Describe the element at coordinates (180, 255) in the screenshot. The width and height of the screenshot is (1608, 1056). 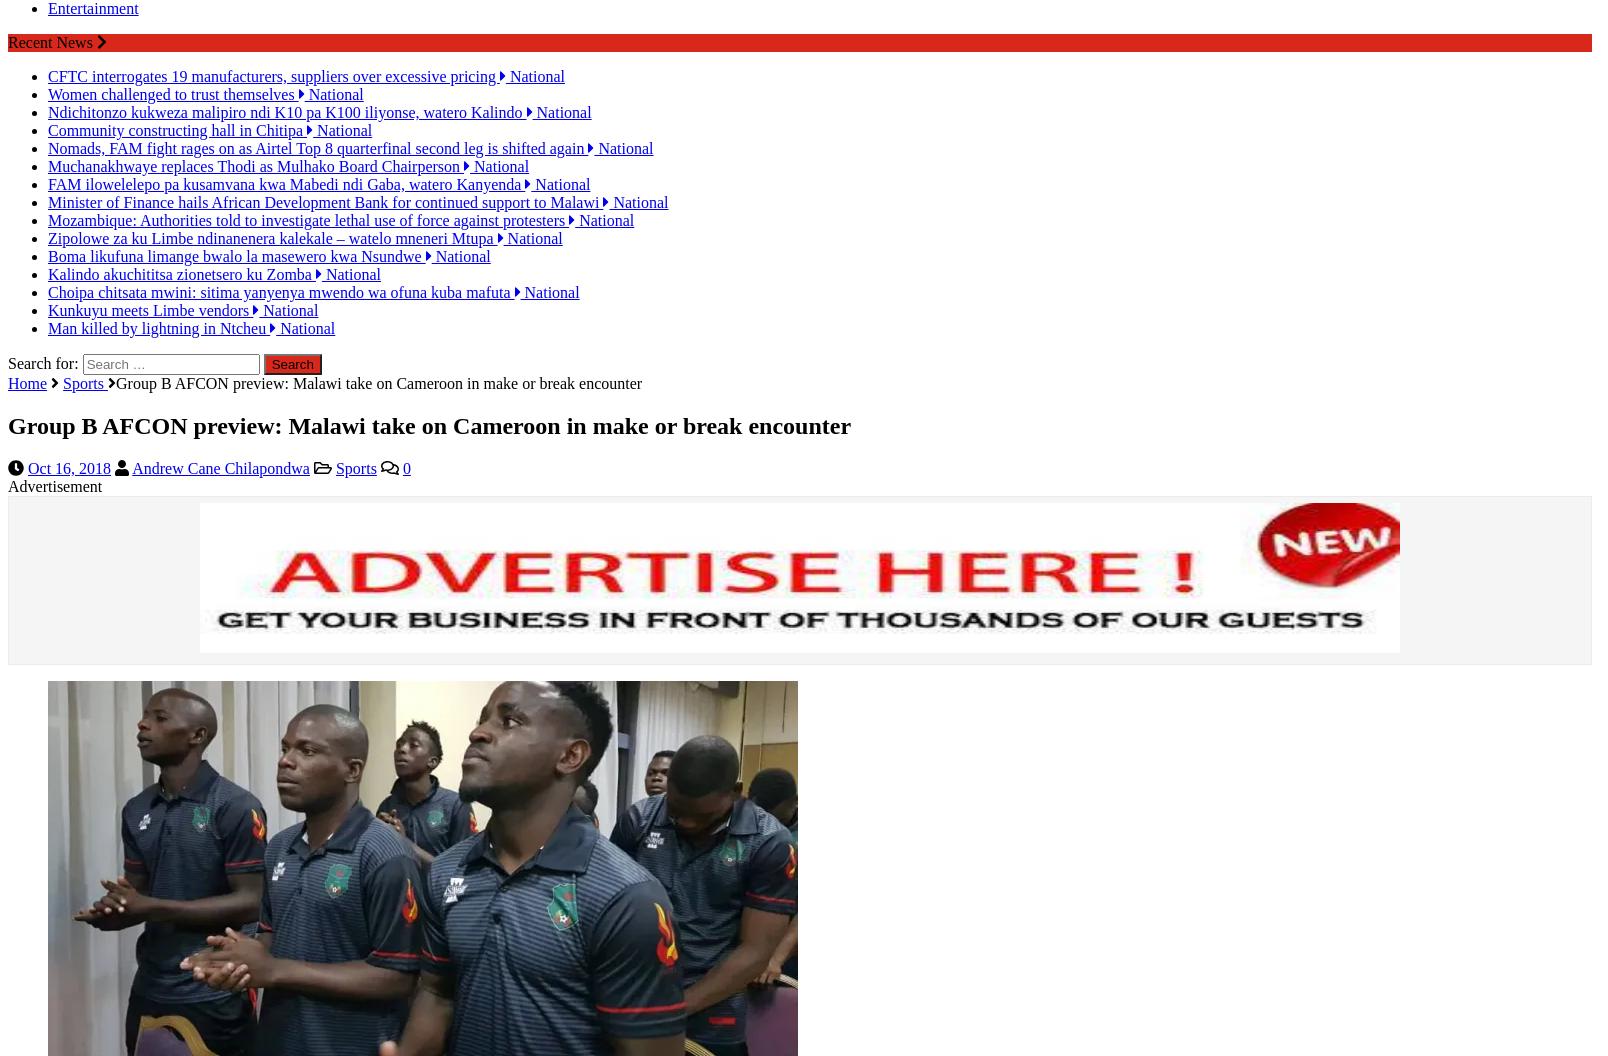
I see `'Kalindo akuchititsa zionetsero ku Zomba'` at that location.